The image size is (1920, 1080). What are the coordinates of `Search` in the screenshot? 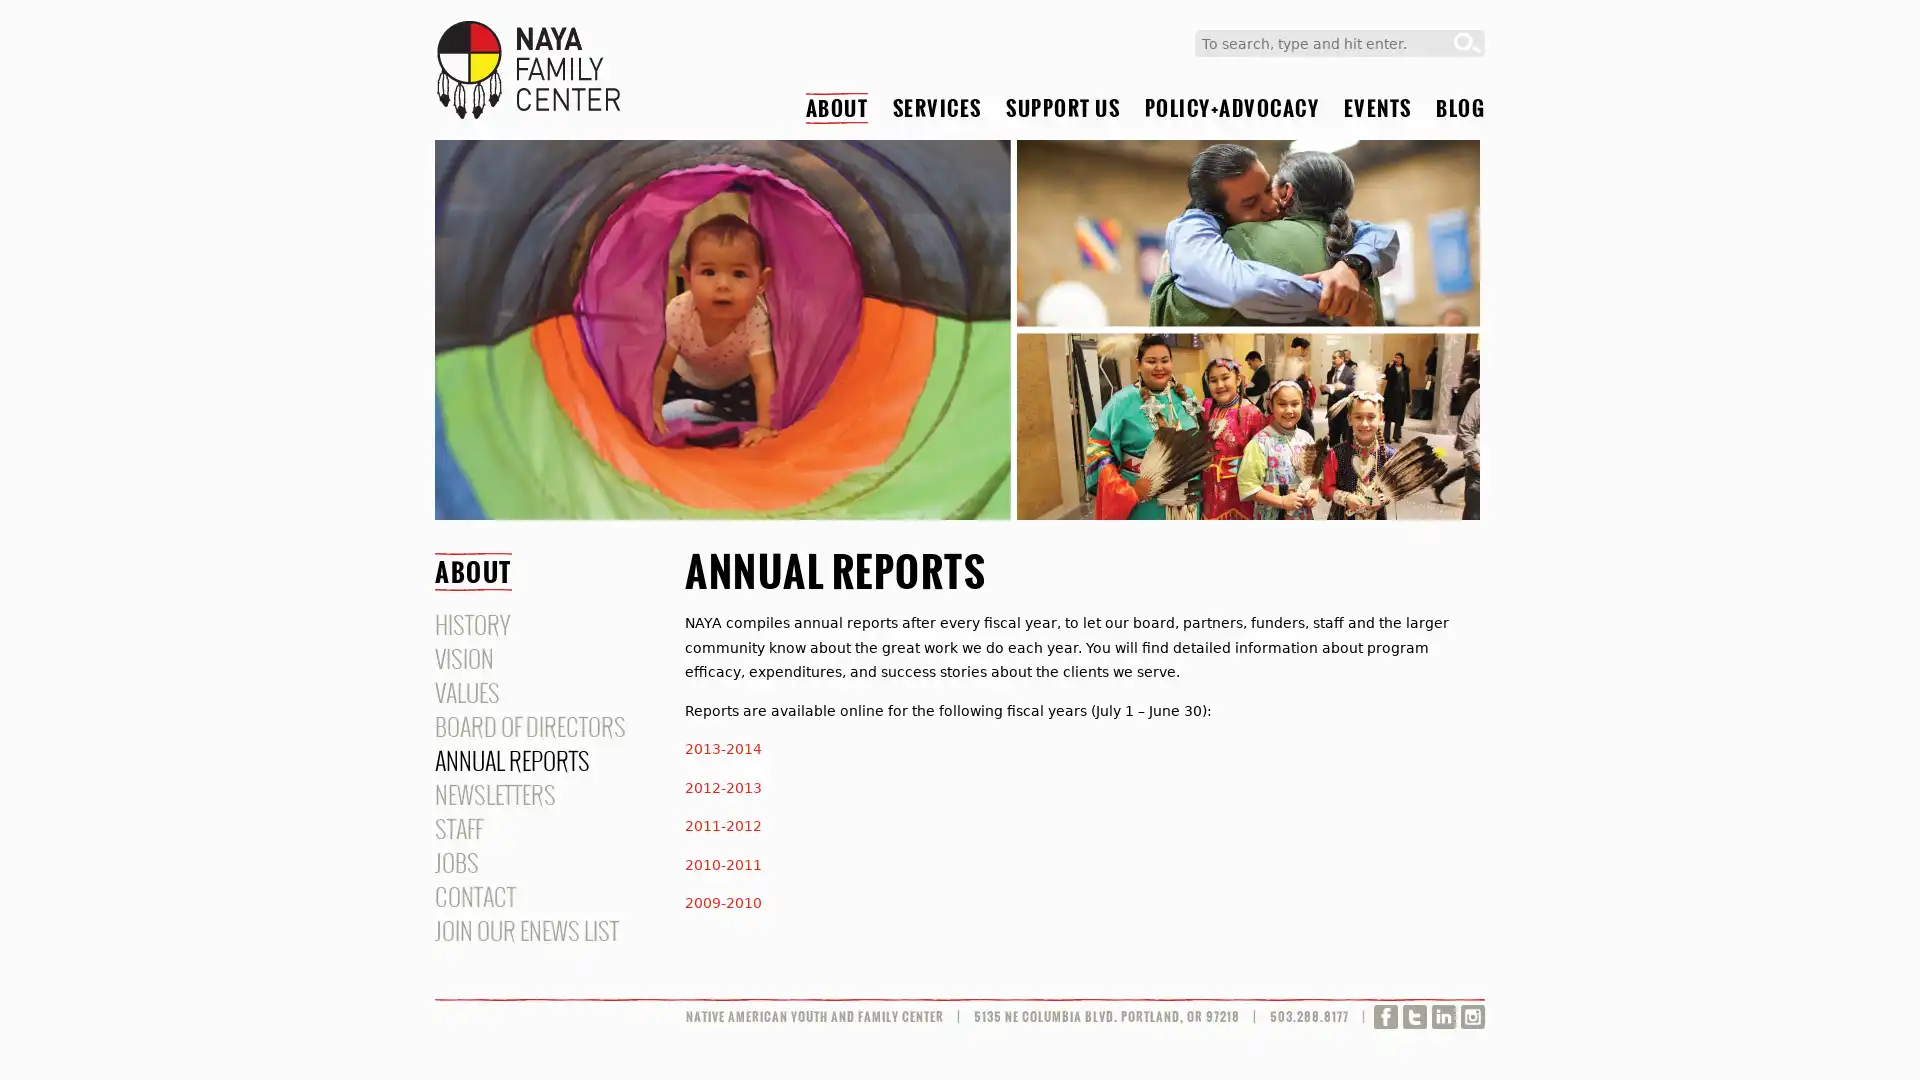 It's located at (1467, 43).